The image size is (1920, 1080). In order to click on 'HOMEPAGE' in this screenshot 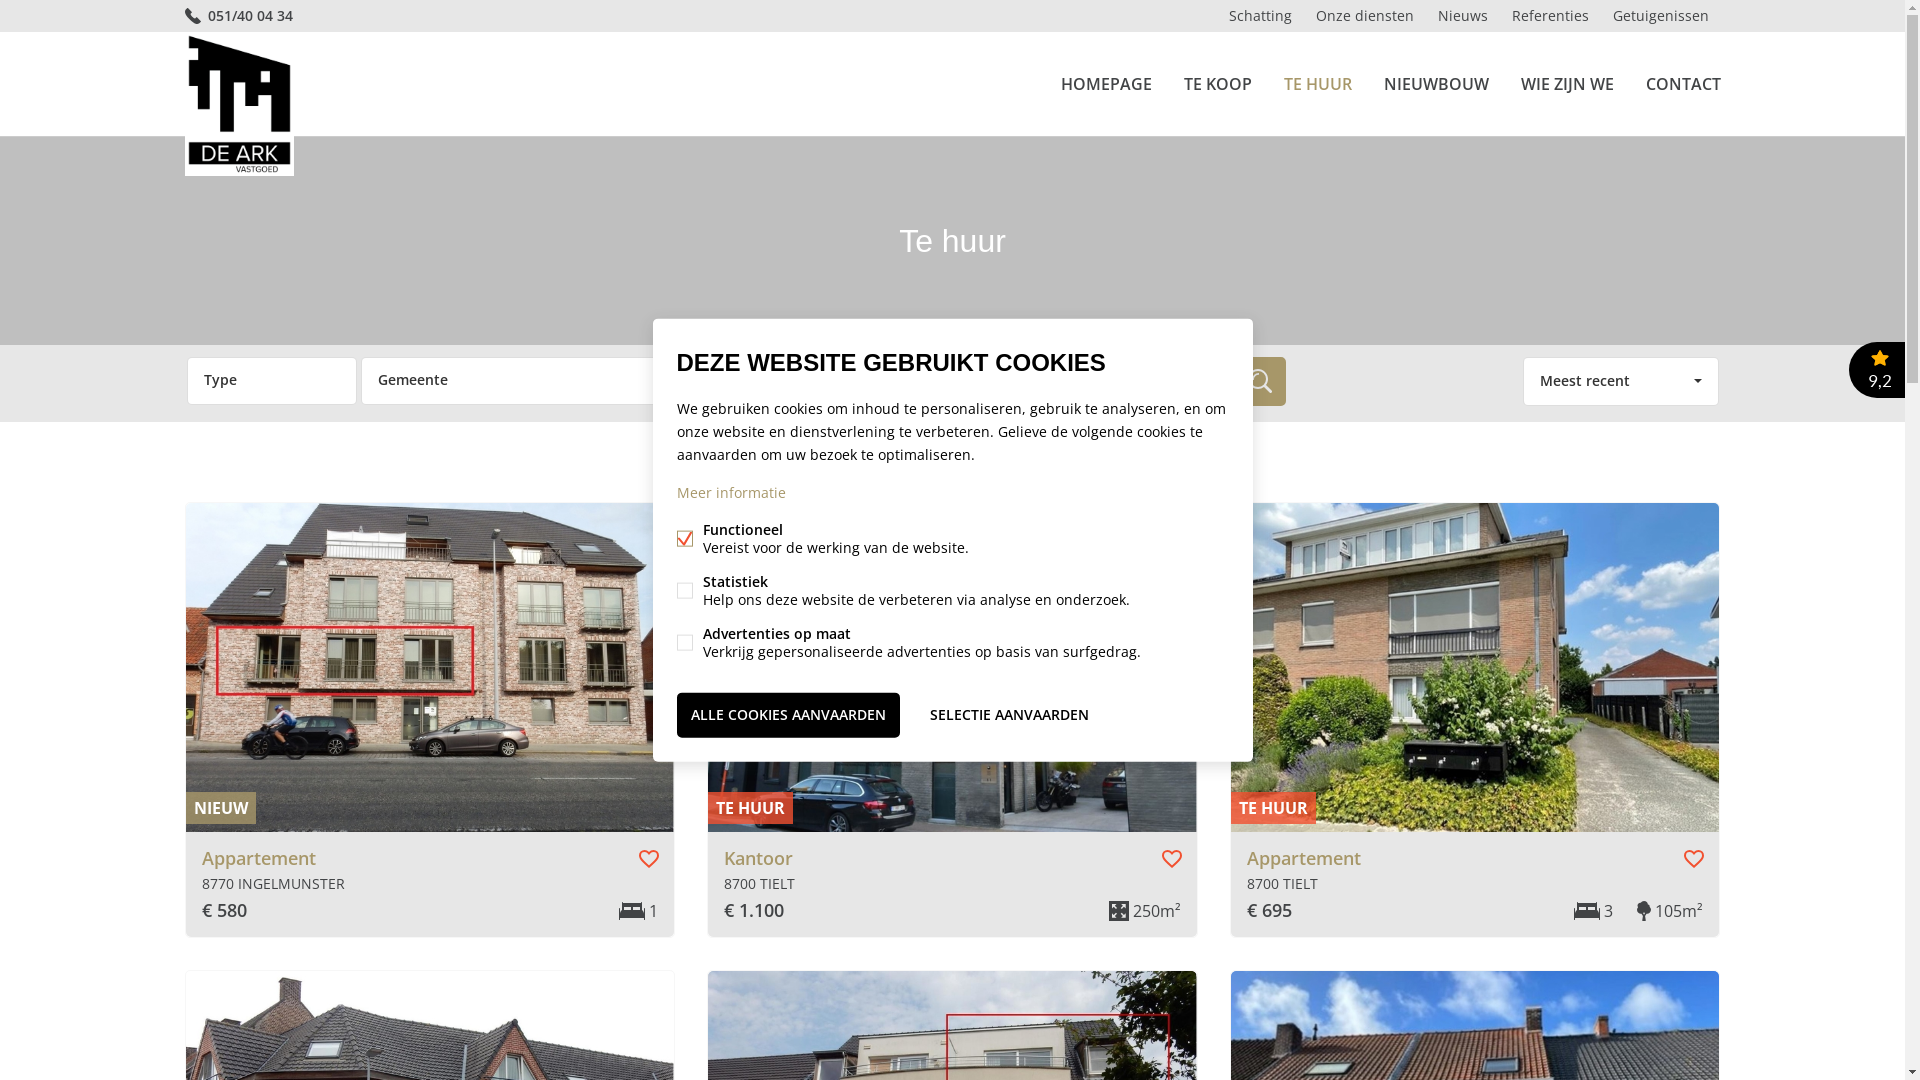, I will do `click(1104, 83)`.